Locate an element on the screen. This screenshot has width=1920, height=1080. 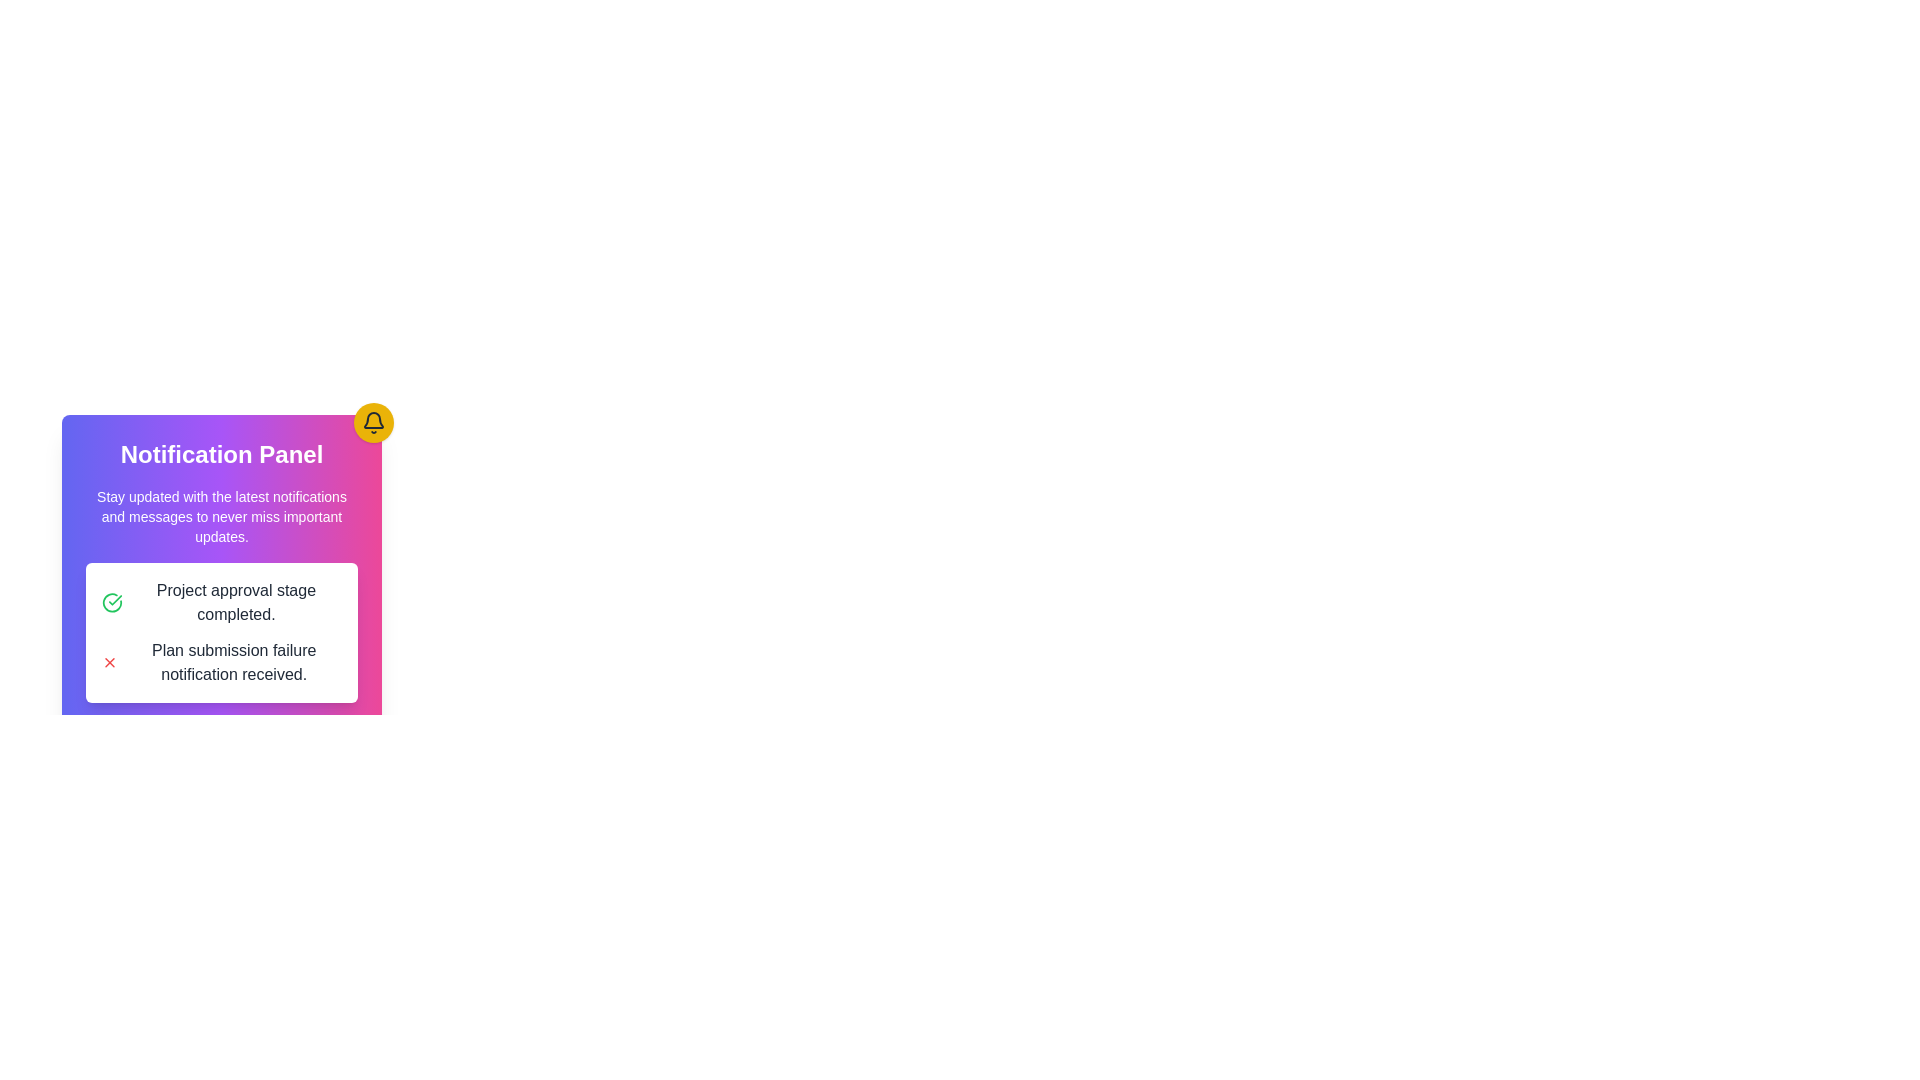
the confirmation button located on the left side of the button group below the notification panel to approve the action is located at coordinates (148, 739).